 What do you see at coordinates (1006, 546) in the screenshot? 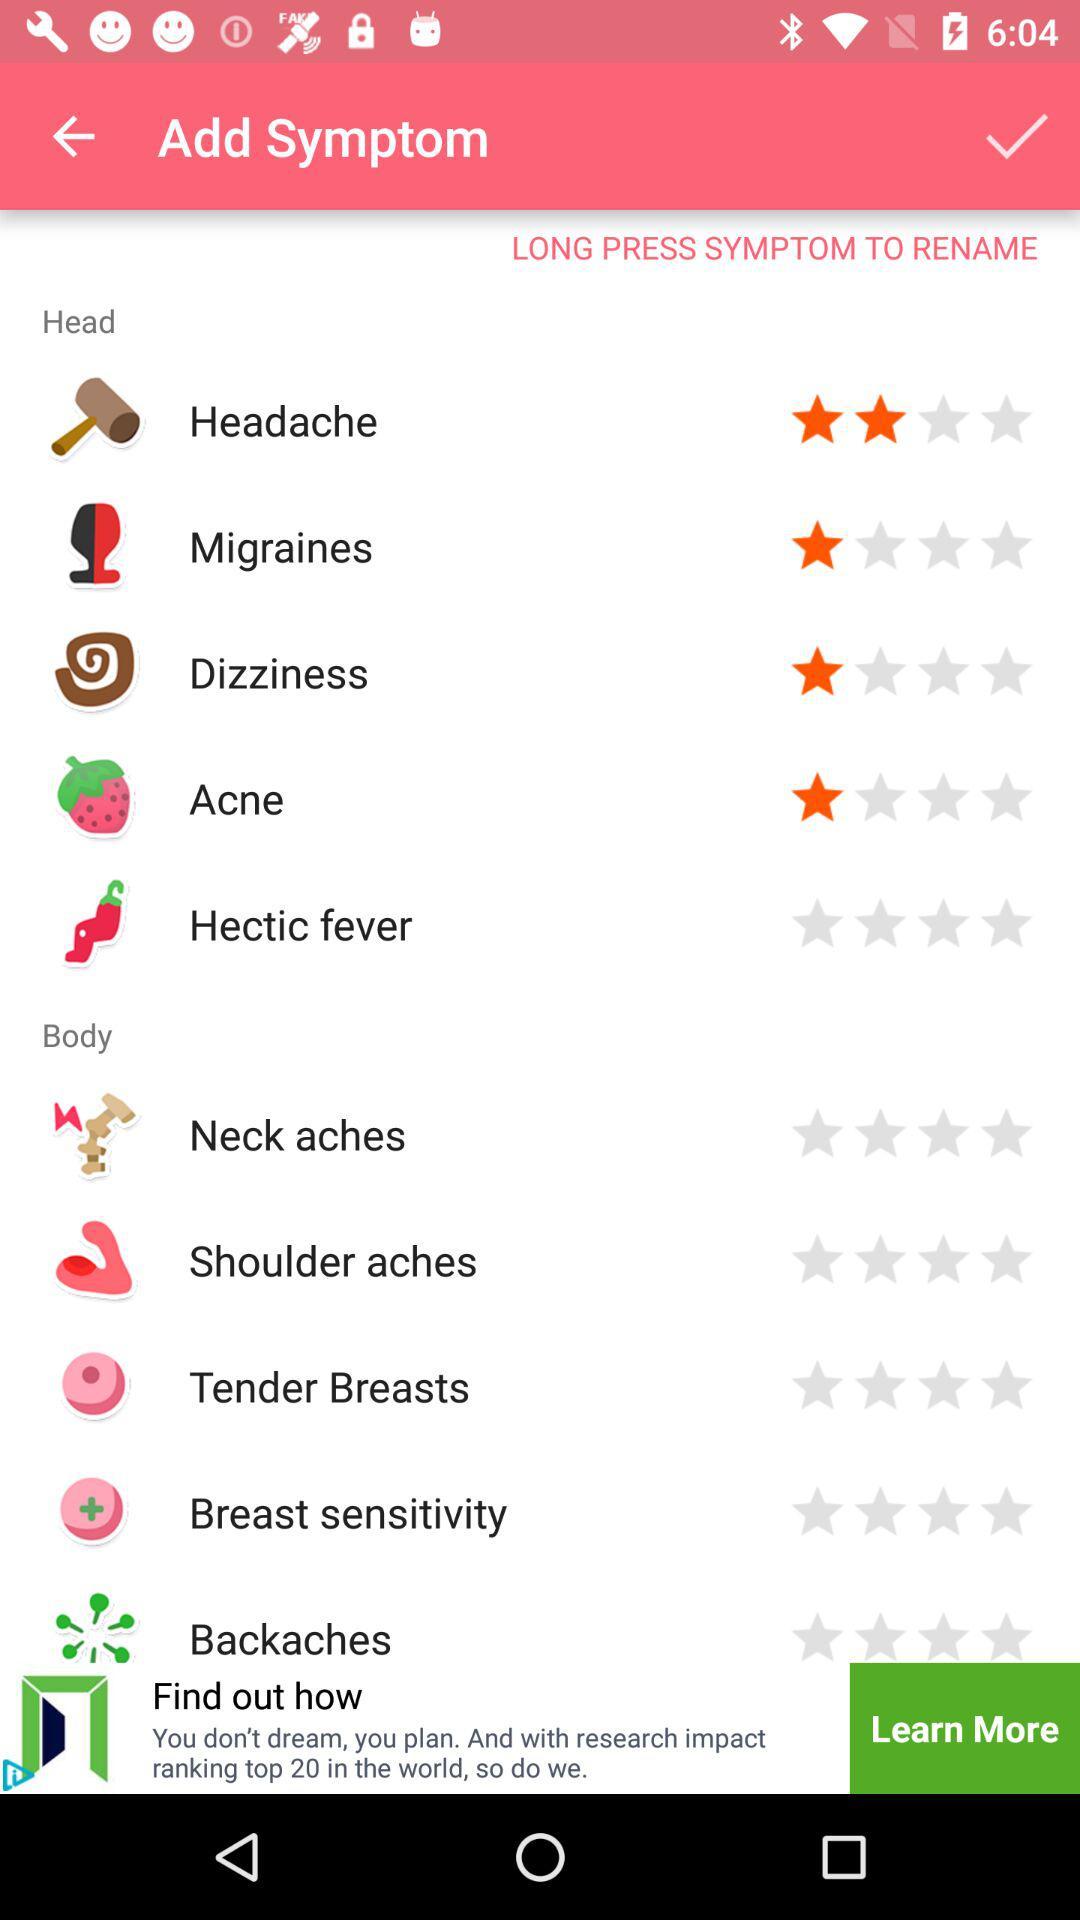
I see `4 star` at bounding box center [1006, 546].